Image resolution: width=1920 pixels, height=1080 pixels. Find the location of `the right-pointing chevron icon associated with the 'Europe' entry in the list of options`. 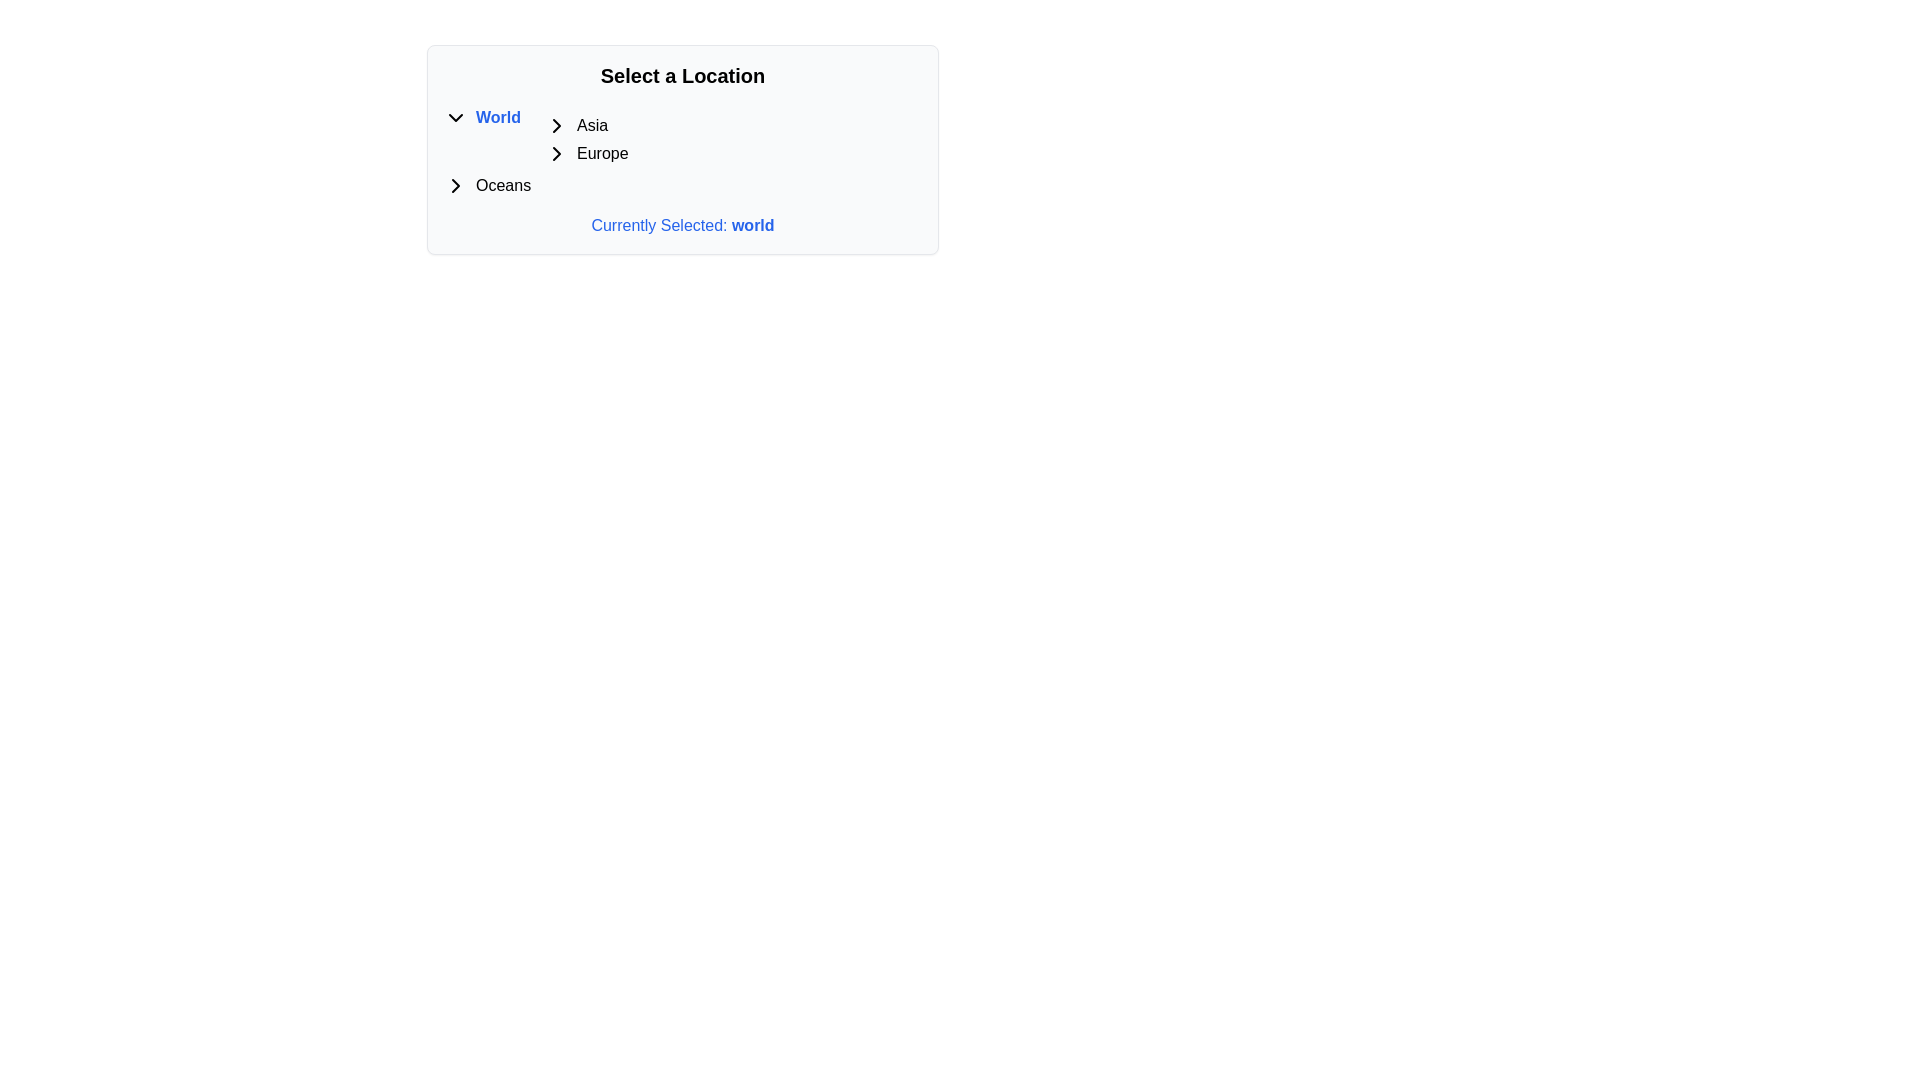

the right-pointing chevron icon associated with the 'Europe' entry in the list of options is located at coordinates (556, 153).